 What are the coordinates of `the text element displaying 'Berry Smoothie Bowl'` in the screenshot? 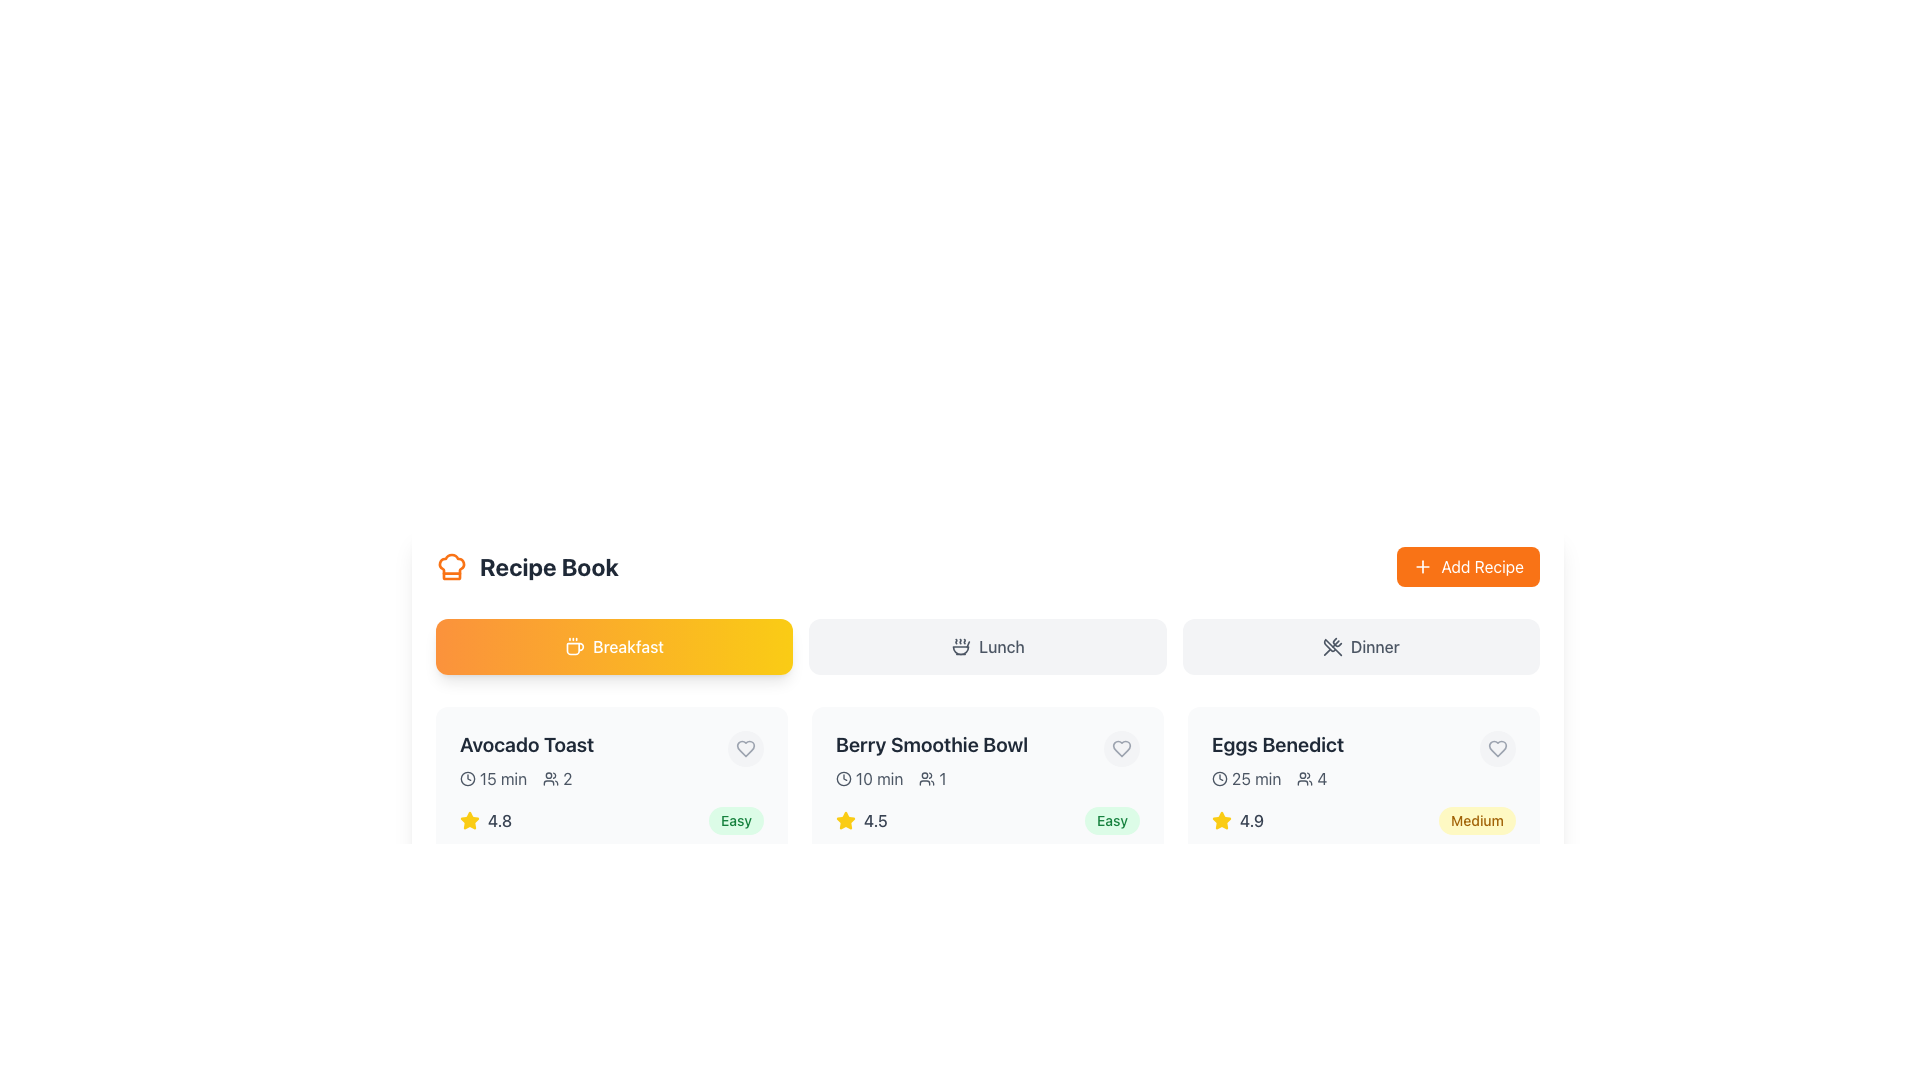 It's located at (930, 744).